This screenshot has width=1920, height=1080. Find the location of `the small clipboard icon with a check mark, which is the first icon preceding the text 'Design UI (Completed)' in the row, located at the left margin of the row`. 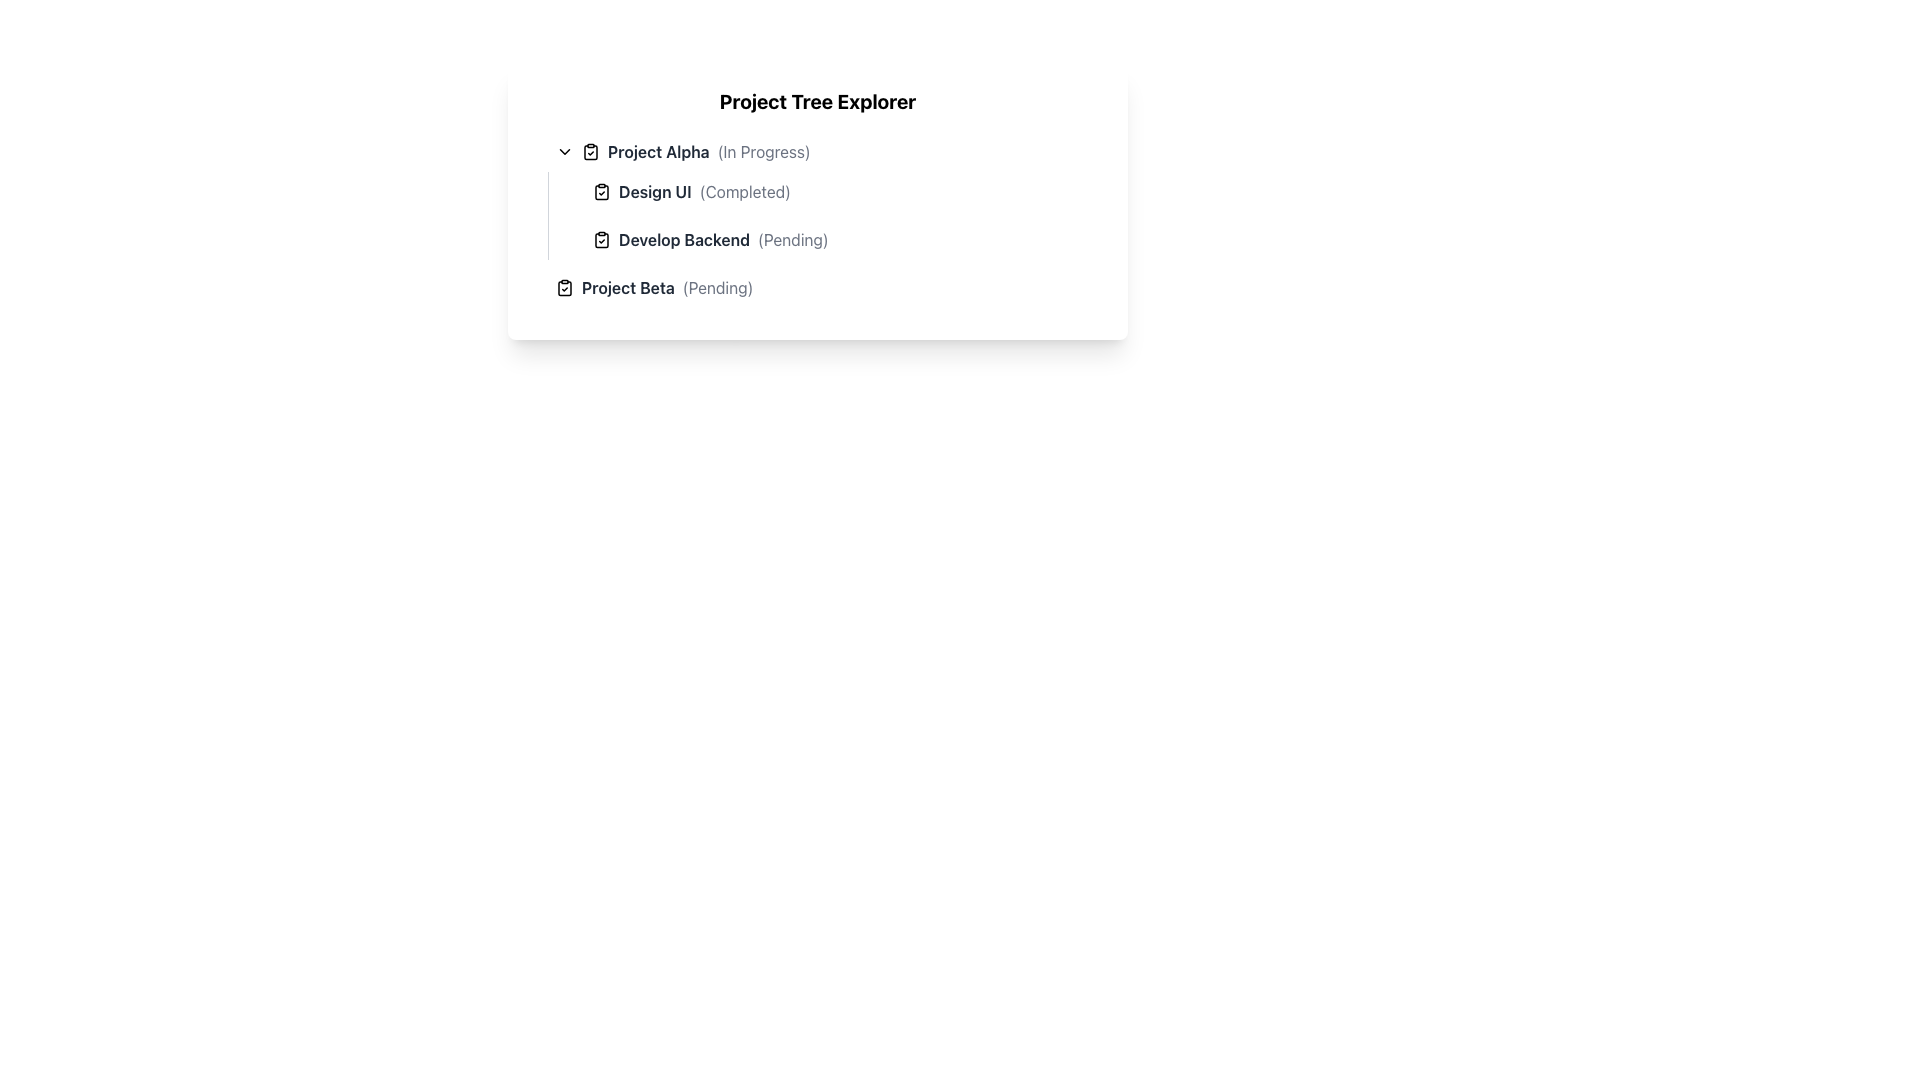

the small clipboard icon with a check mark, which is the first icon preceding the text 'Design UI (Completed)' in the row, located at the left margin of the row is located at coordinates (600, 192).